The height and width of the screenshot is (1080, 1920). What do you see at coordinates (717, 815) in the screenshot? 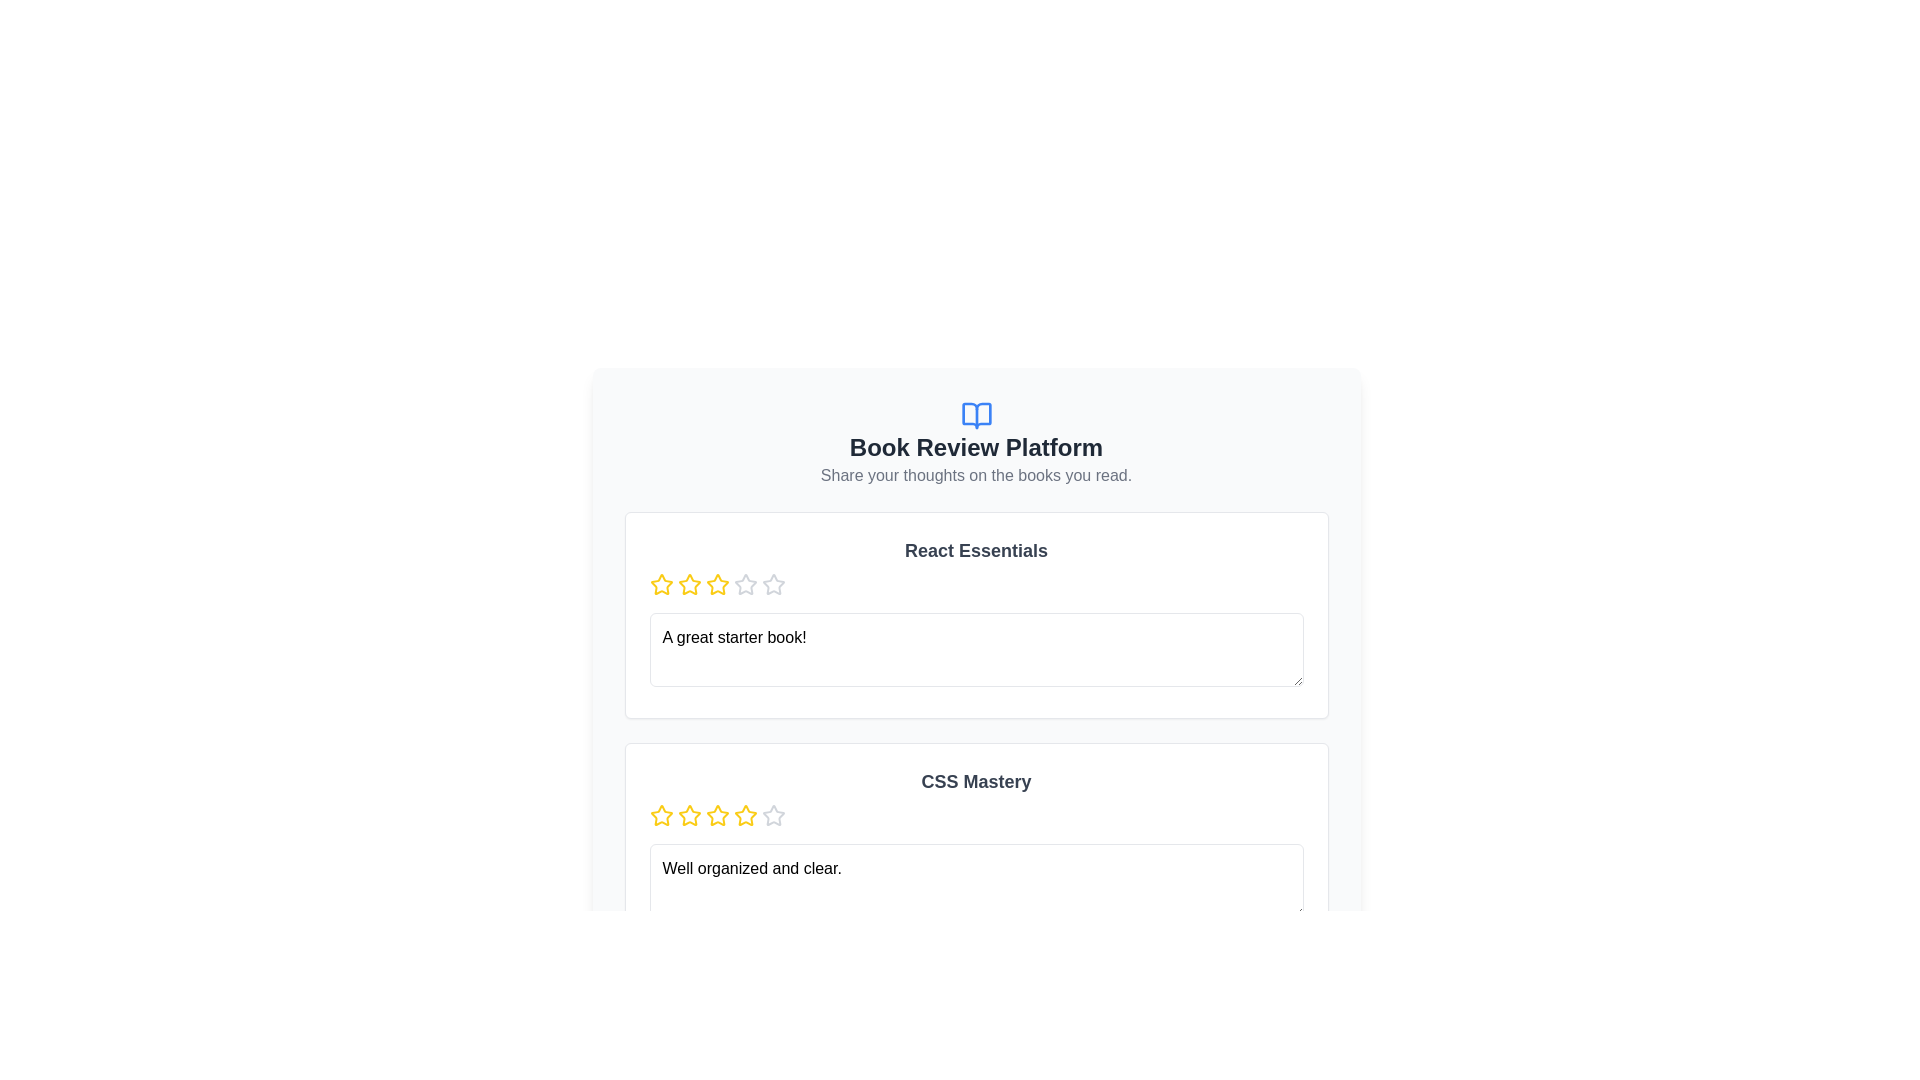
I see `the second yellow star icon in the rating system for the book 'CSS Mastery' to set the rating to 2` at bounding box center [717, 815].